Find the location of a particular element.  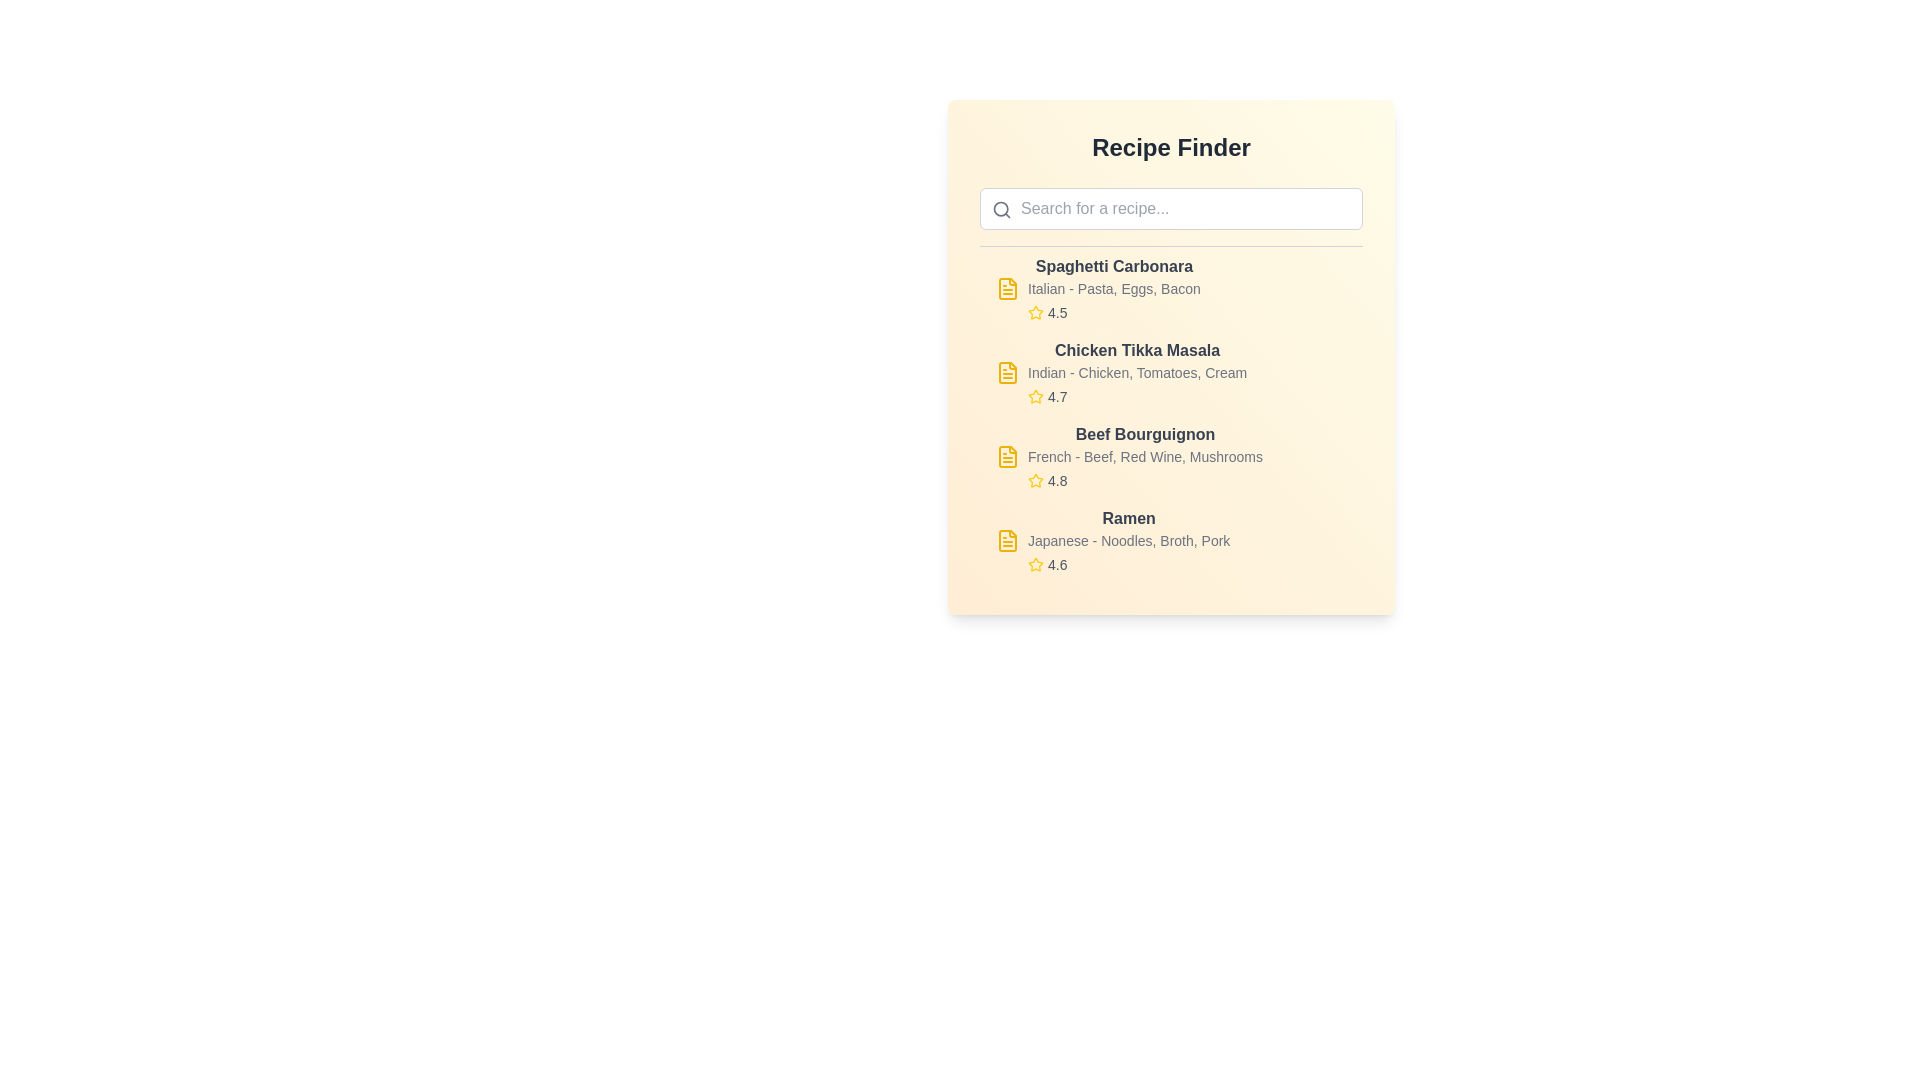

the non-interactive yellow document-like icon located next to the 'Chicken Tikka Masala' recipe in the list is located at coordinates (1008, 373).